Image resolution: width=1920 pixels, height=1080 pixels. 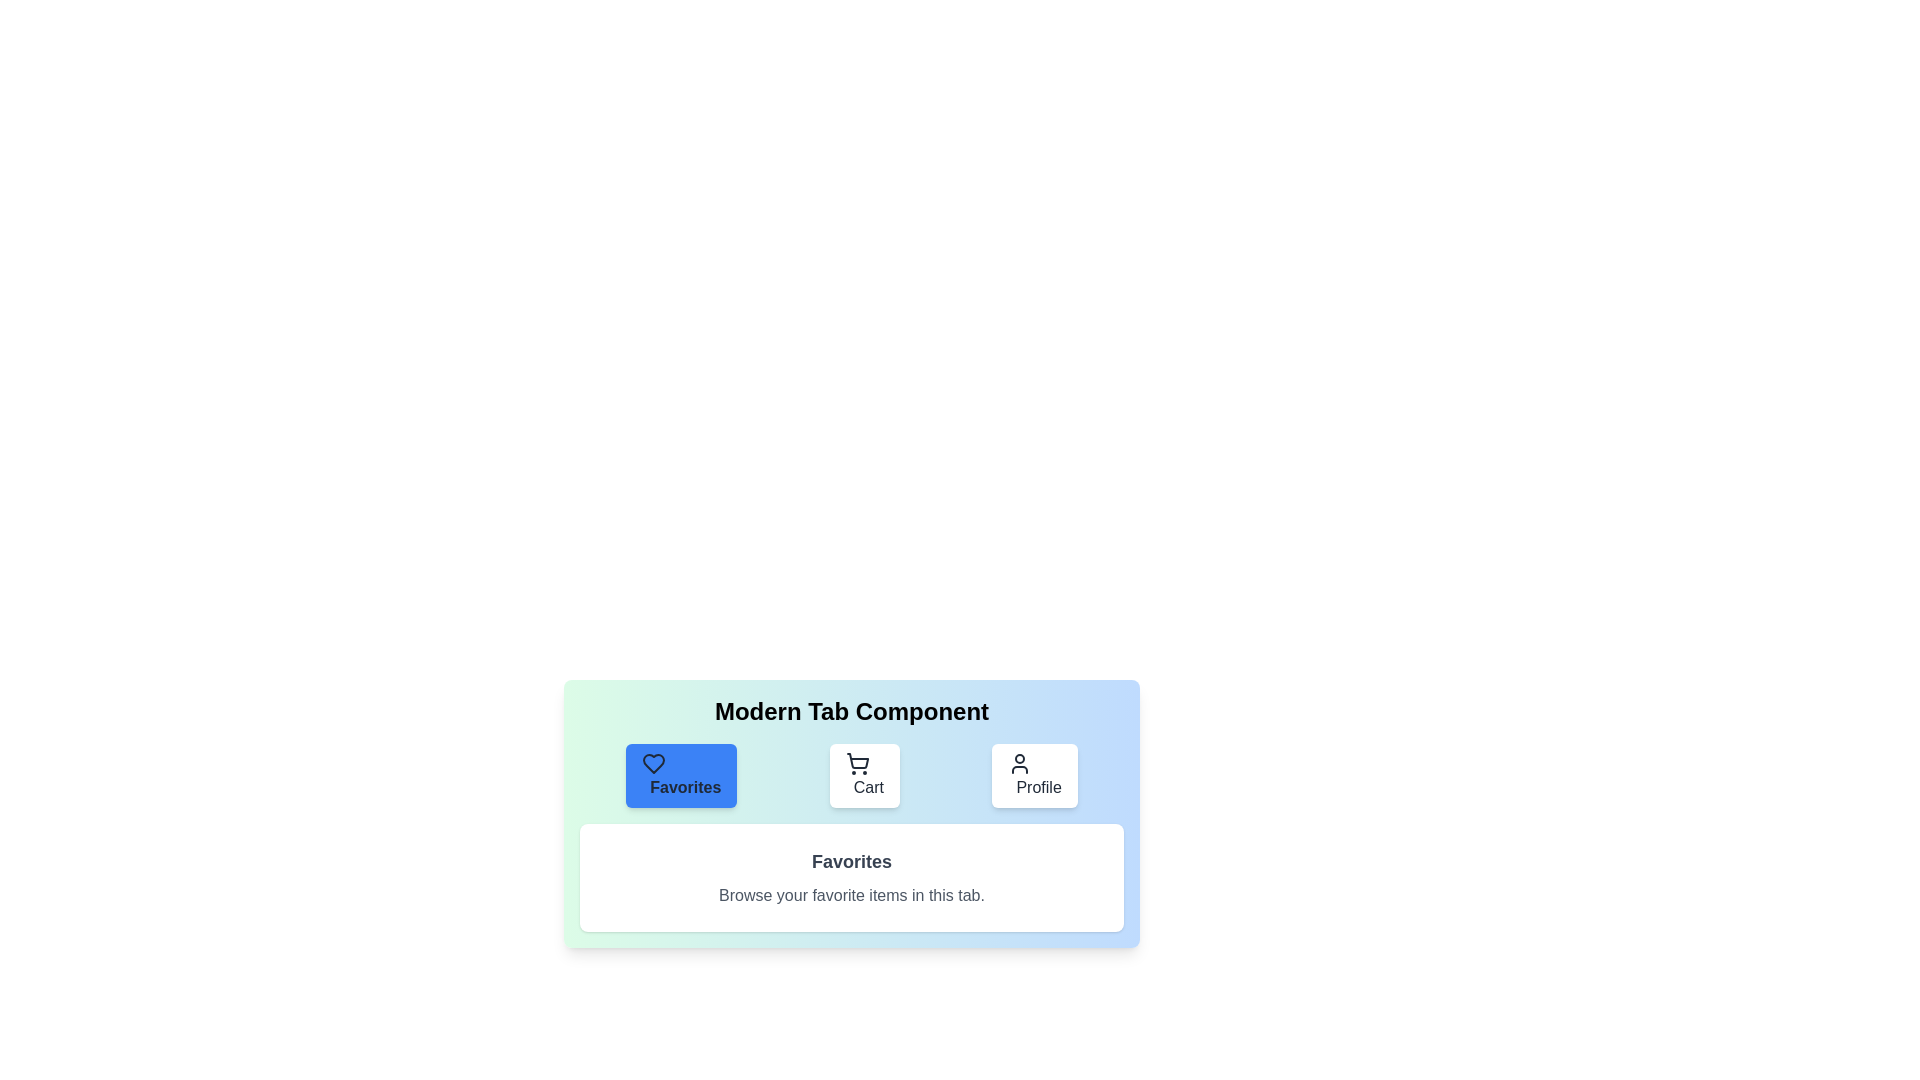 I want to click on the Favorites tab by clicking its button, so click(x=681, y=774).